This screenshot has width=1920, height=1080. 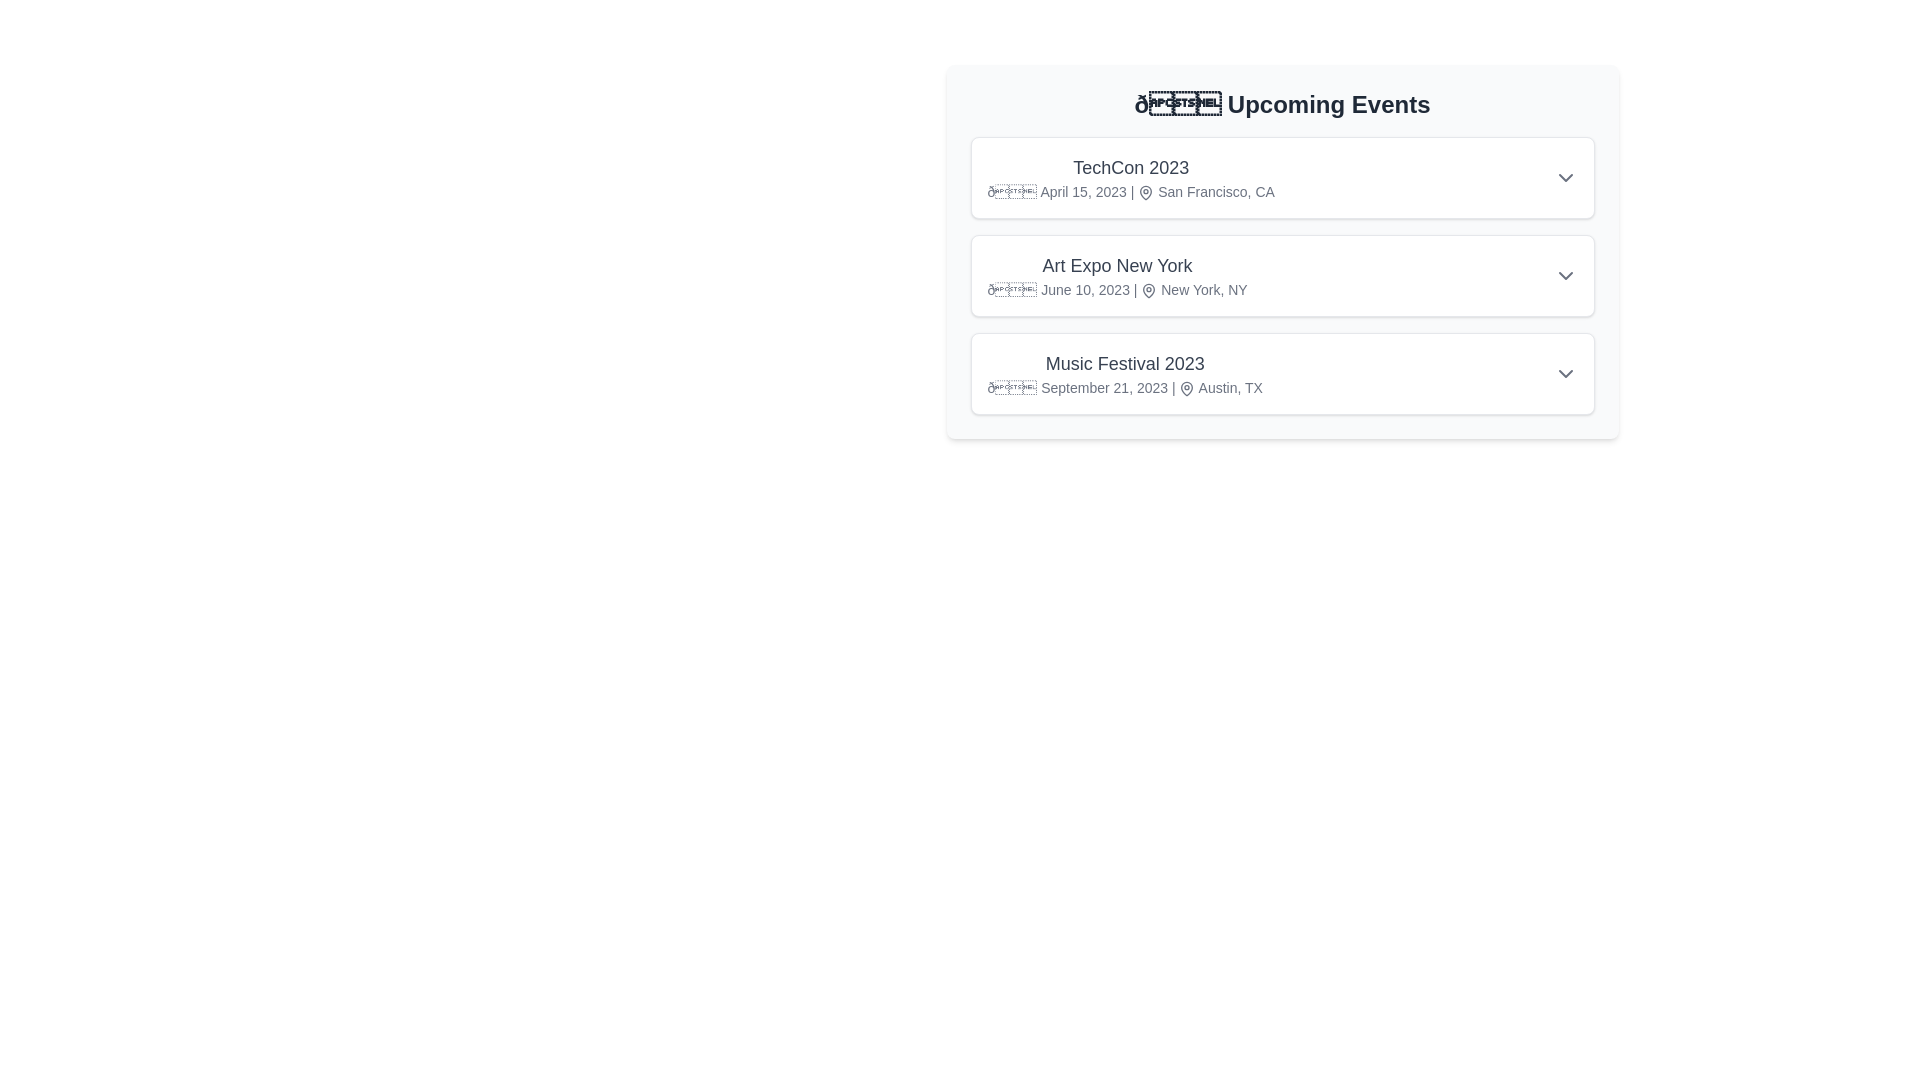 I want to click on the location icon for the event titled 'Music Festival 2023', so click(x=1187, y=389).